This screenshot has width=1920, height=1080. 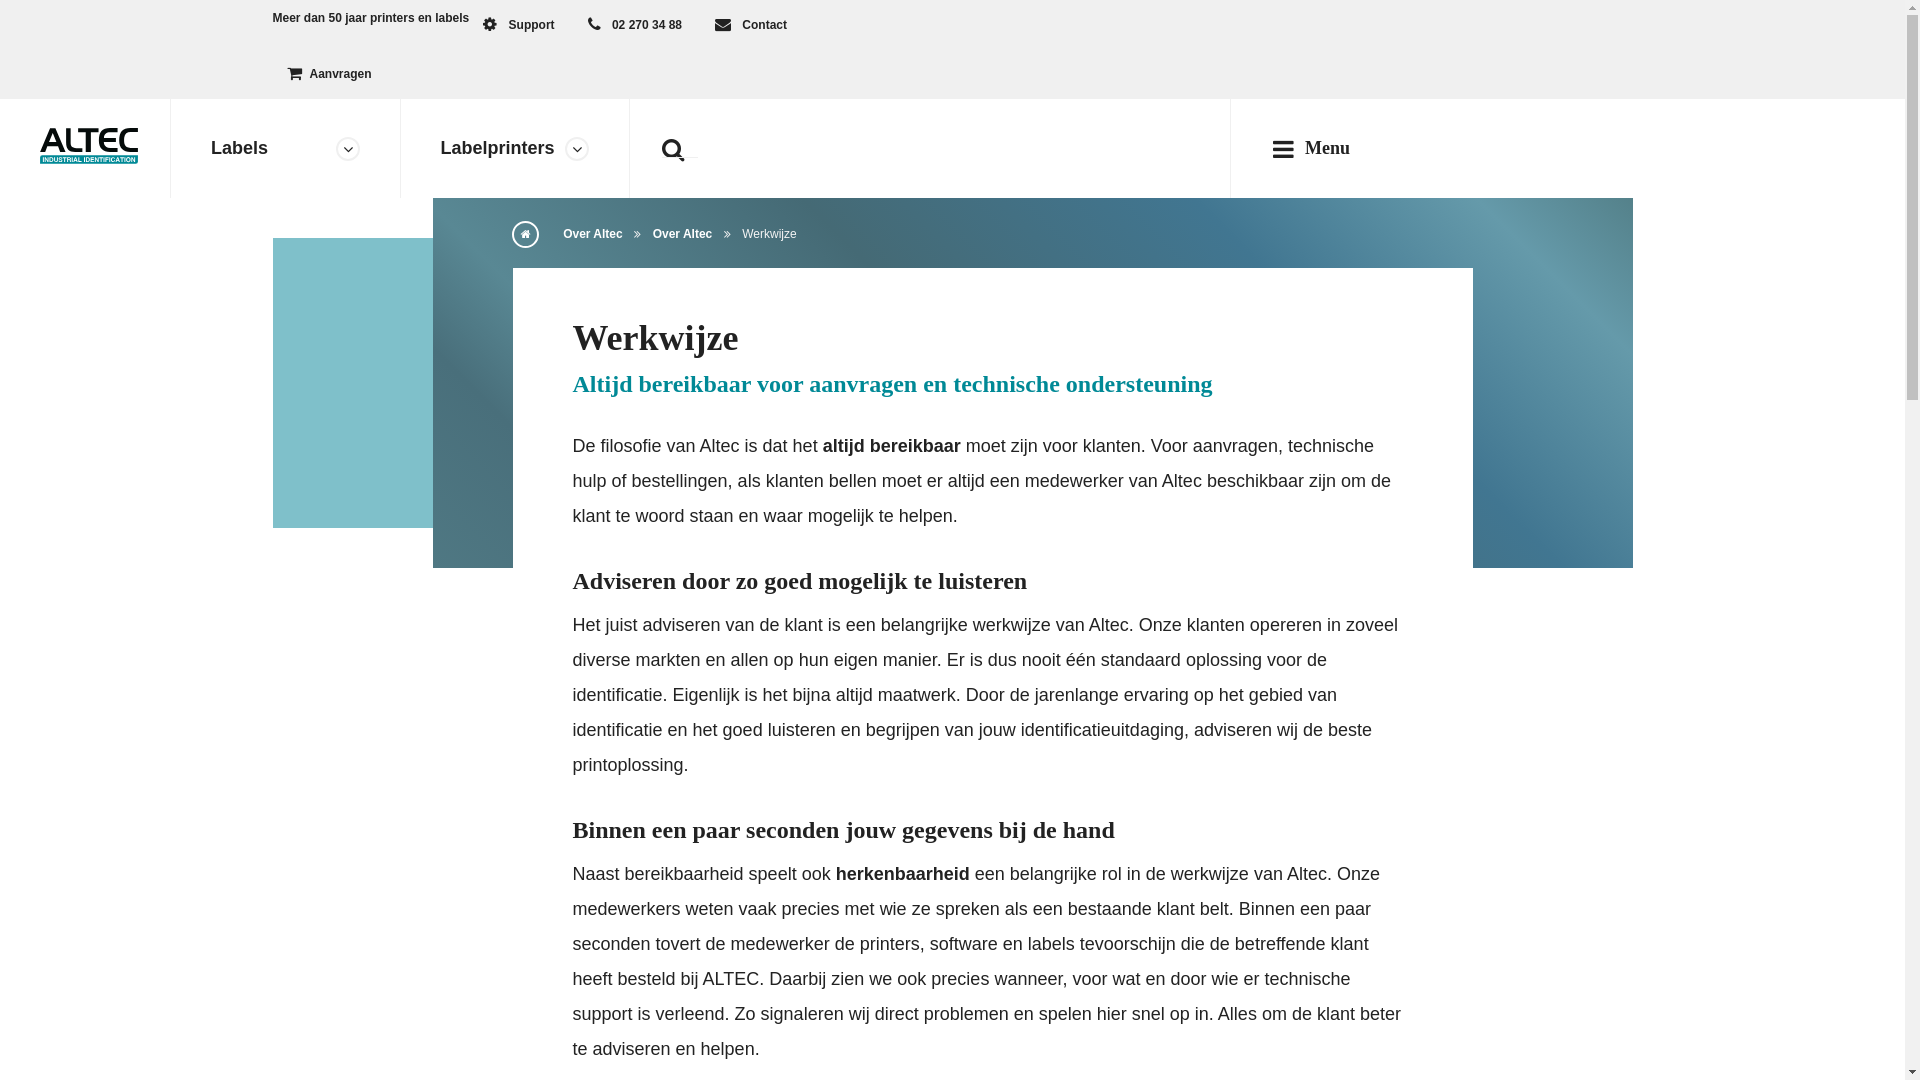 What do you see at coordinates (284, 147) in the screenshot?
I see `'Labels'` at bounding box center [284, 147].